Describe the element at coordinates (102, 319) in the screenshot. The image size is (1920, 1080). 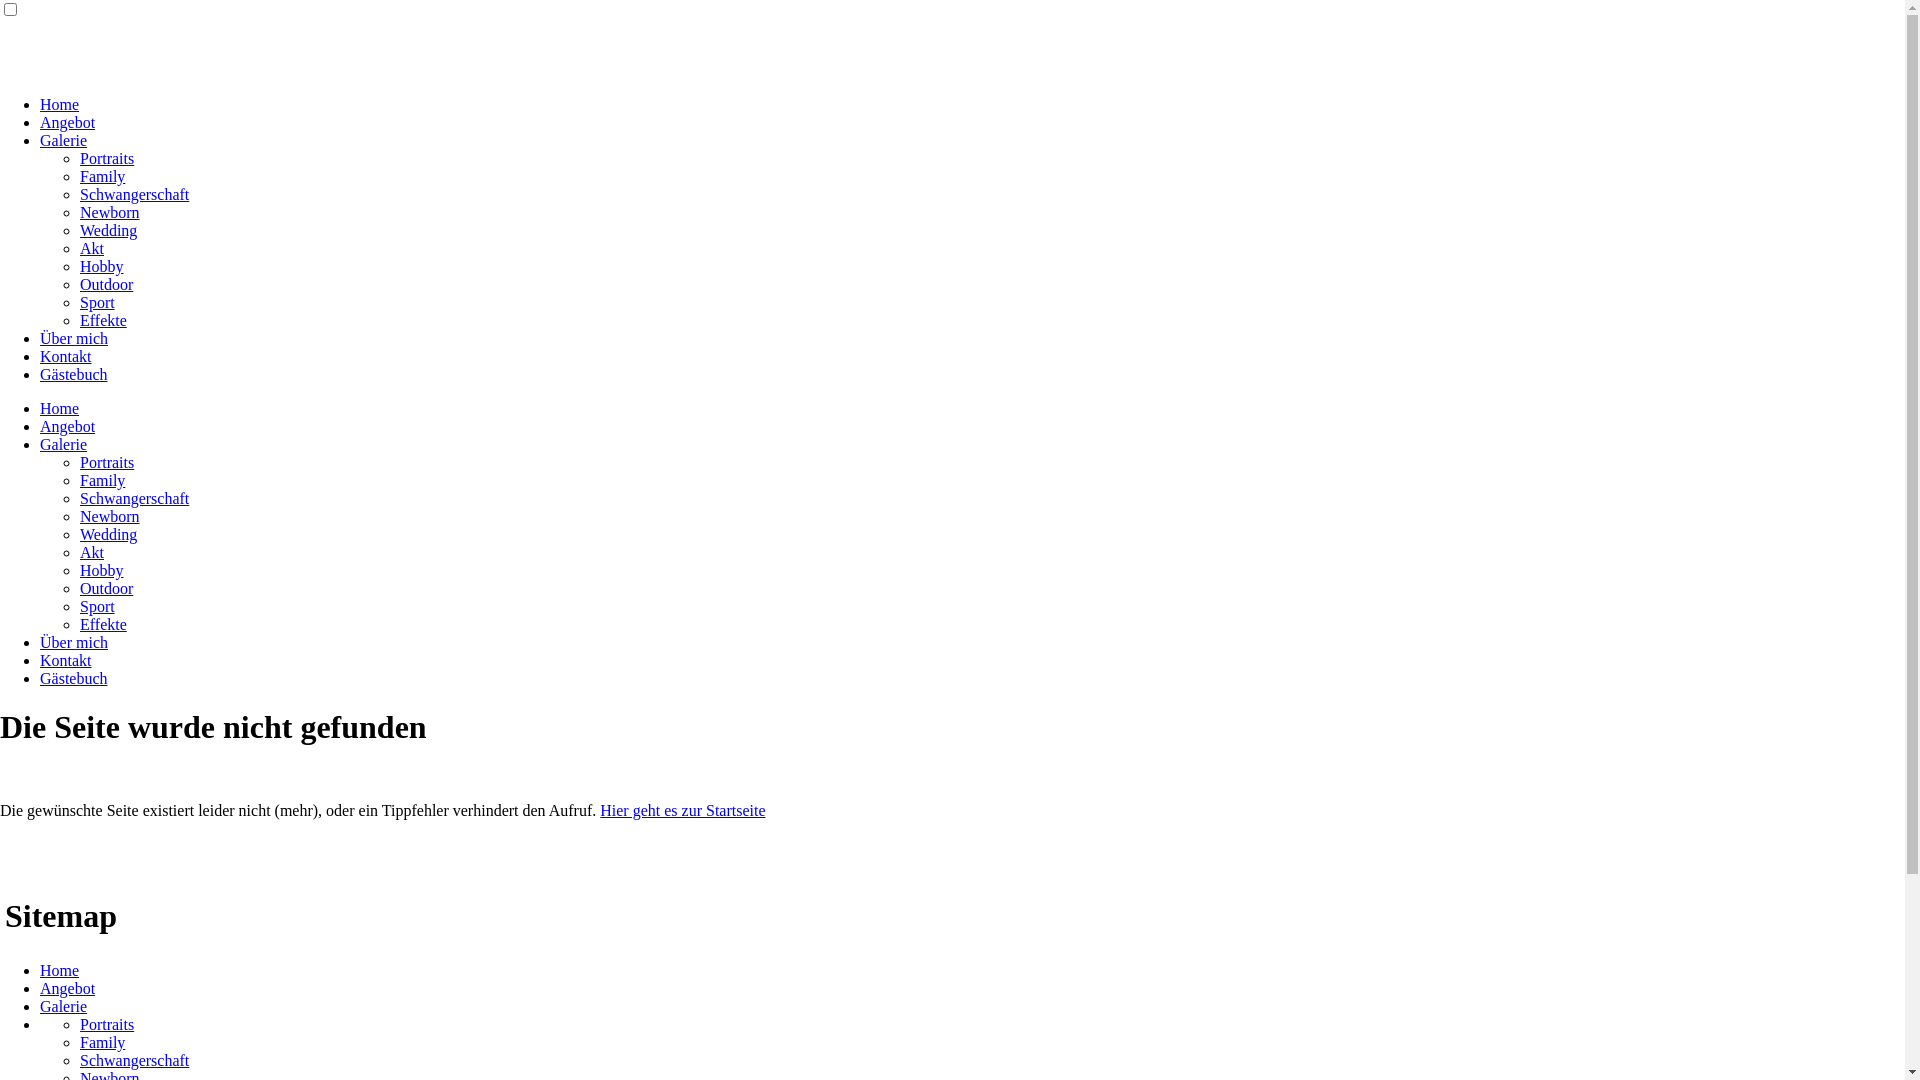
I see `'Effekte'` at that location.